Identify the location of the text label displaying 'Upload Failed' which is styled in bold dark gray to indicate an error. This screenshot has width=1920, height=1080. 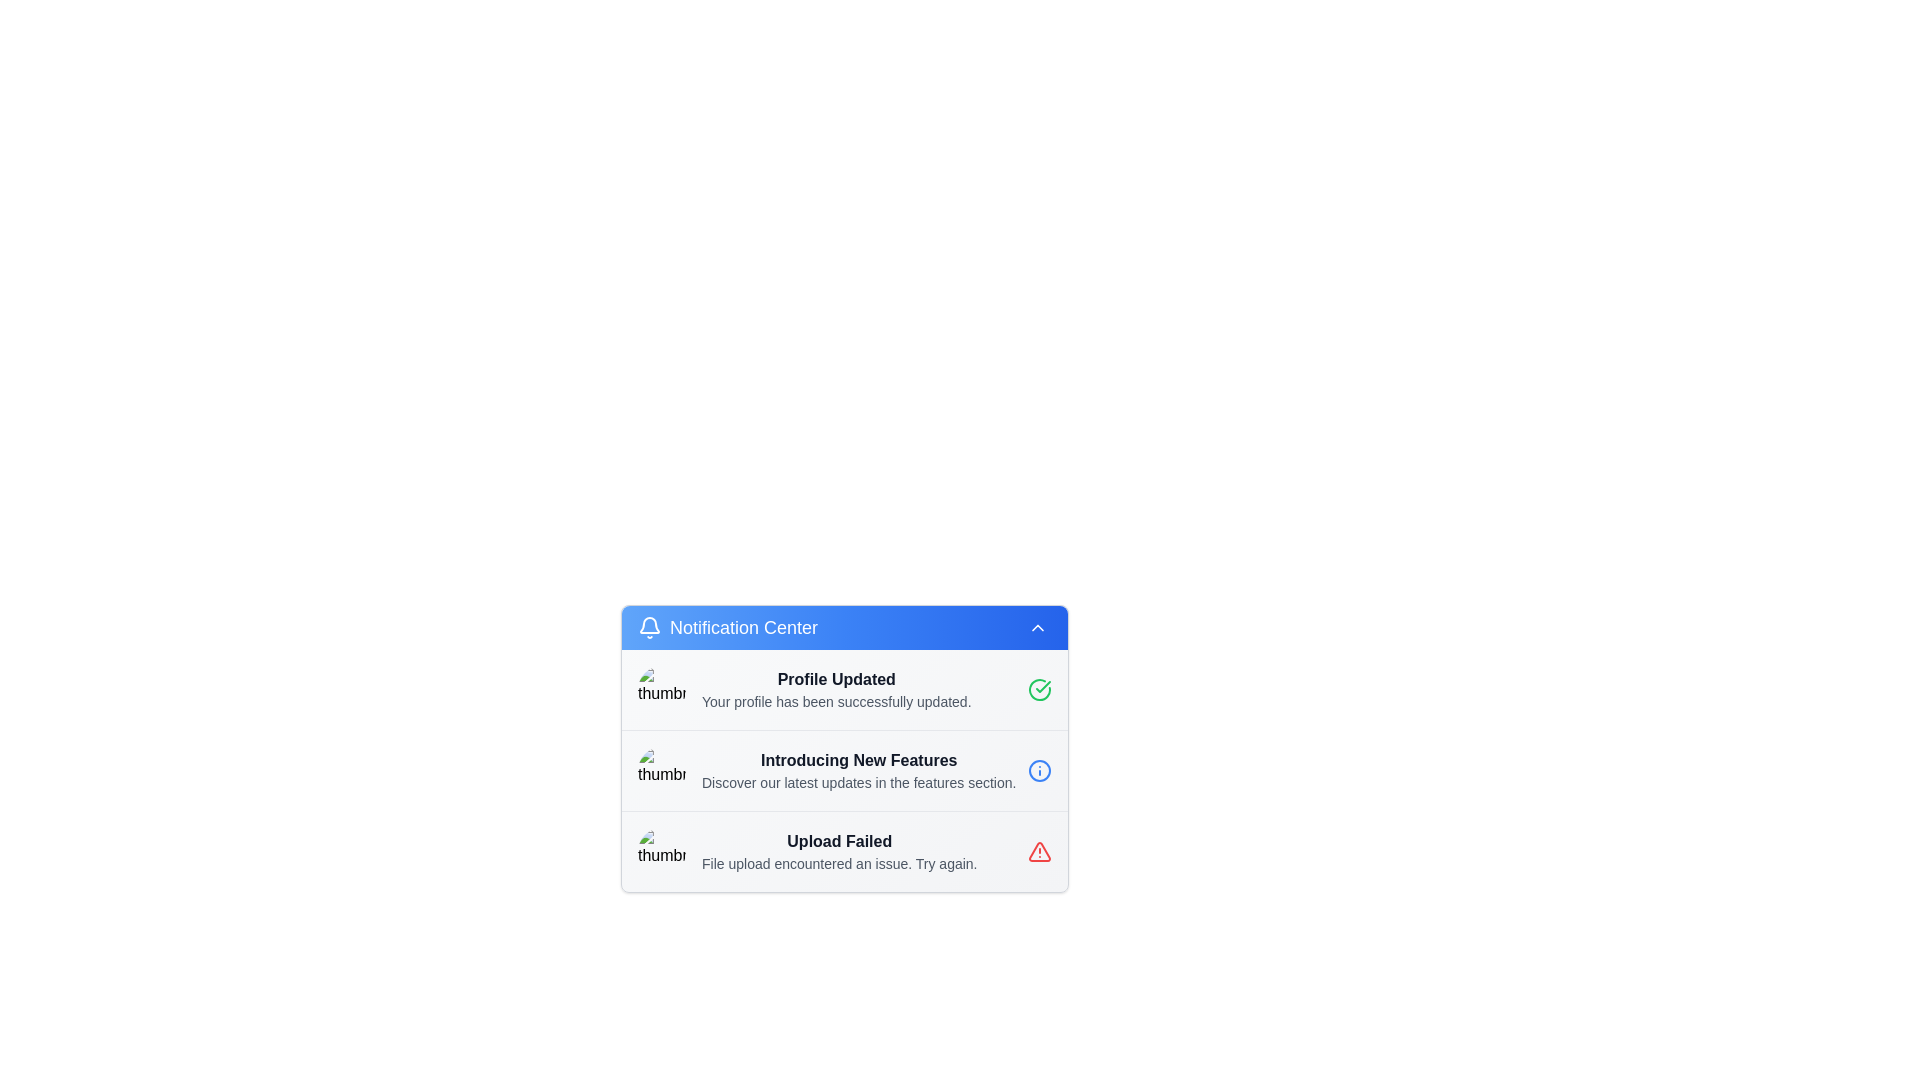
(839, 841).